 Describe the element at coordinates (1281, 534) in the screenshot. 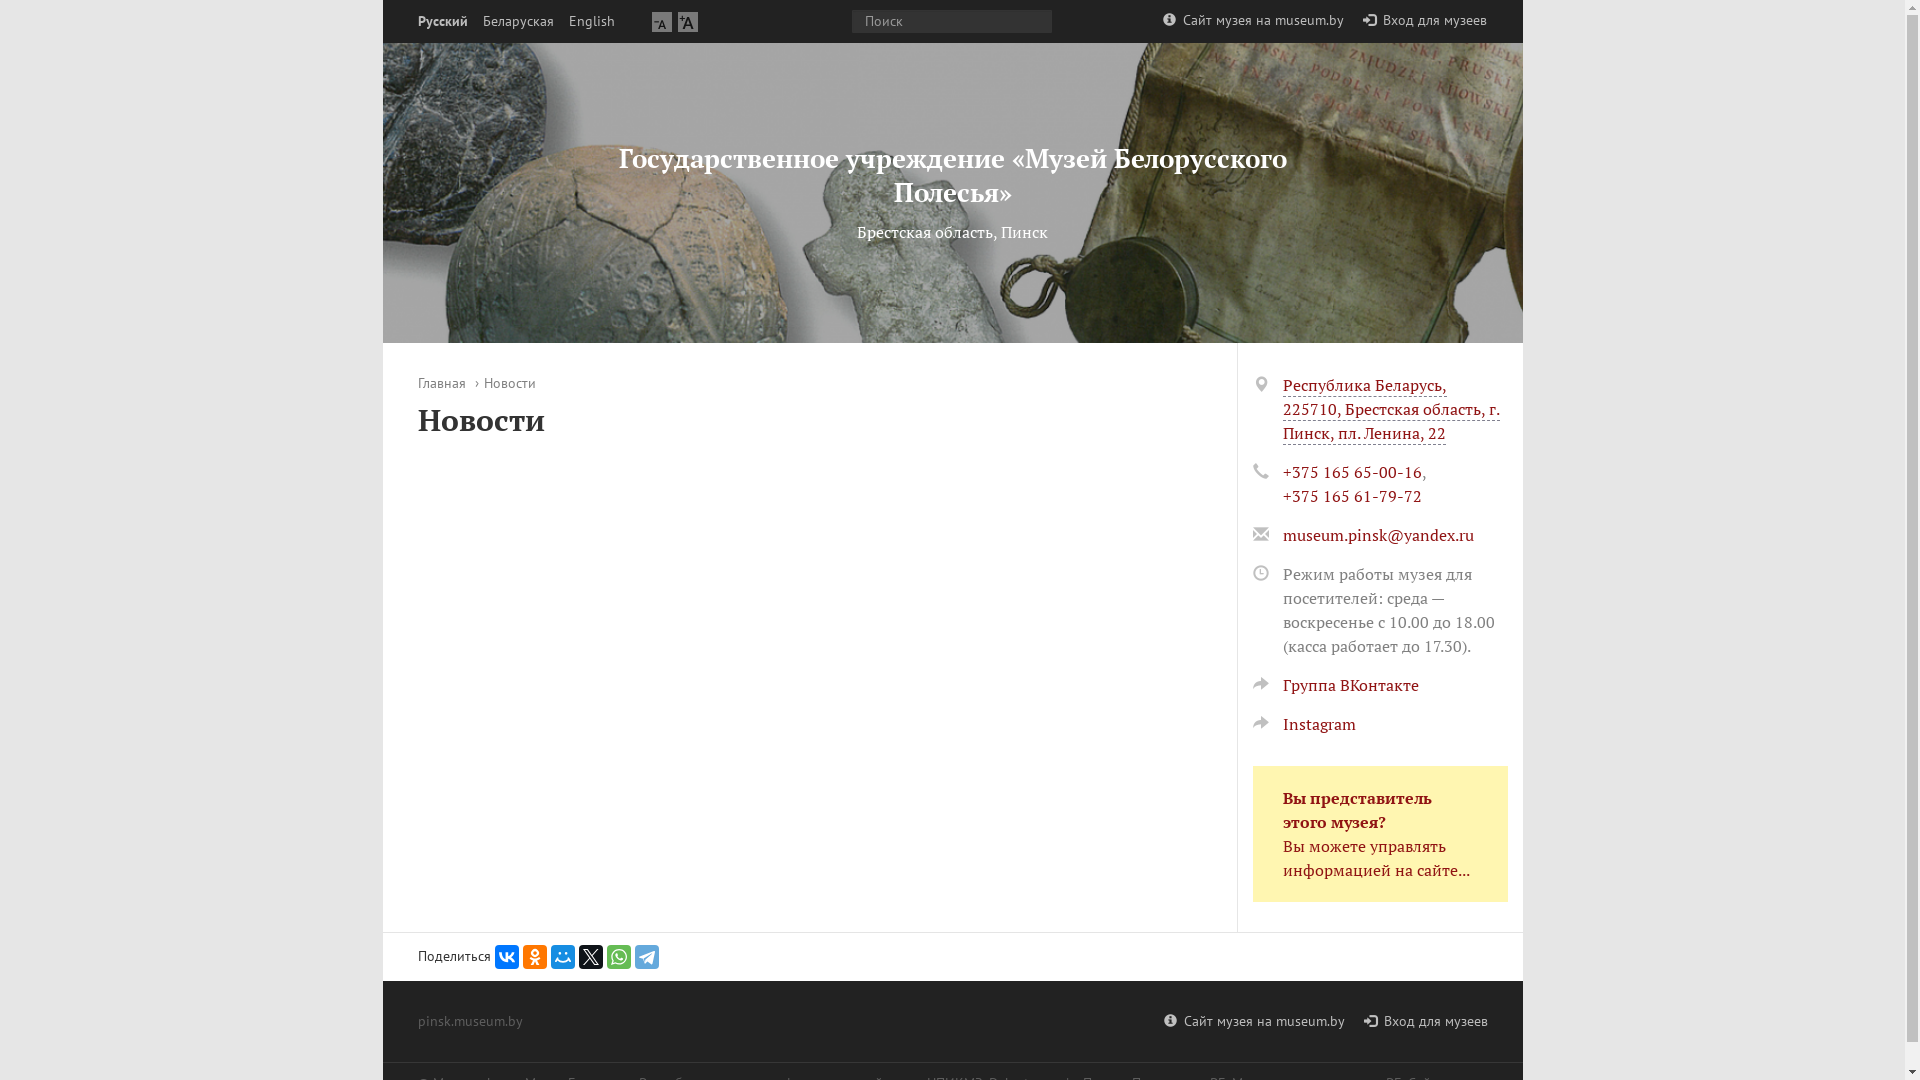

I see `'museum.pinsk@yandex.ru'` at that location.